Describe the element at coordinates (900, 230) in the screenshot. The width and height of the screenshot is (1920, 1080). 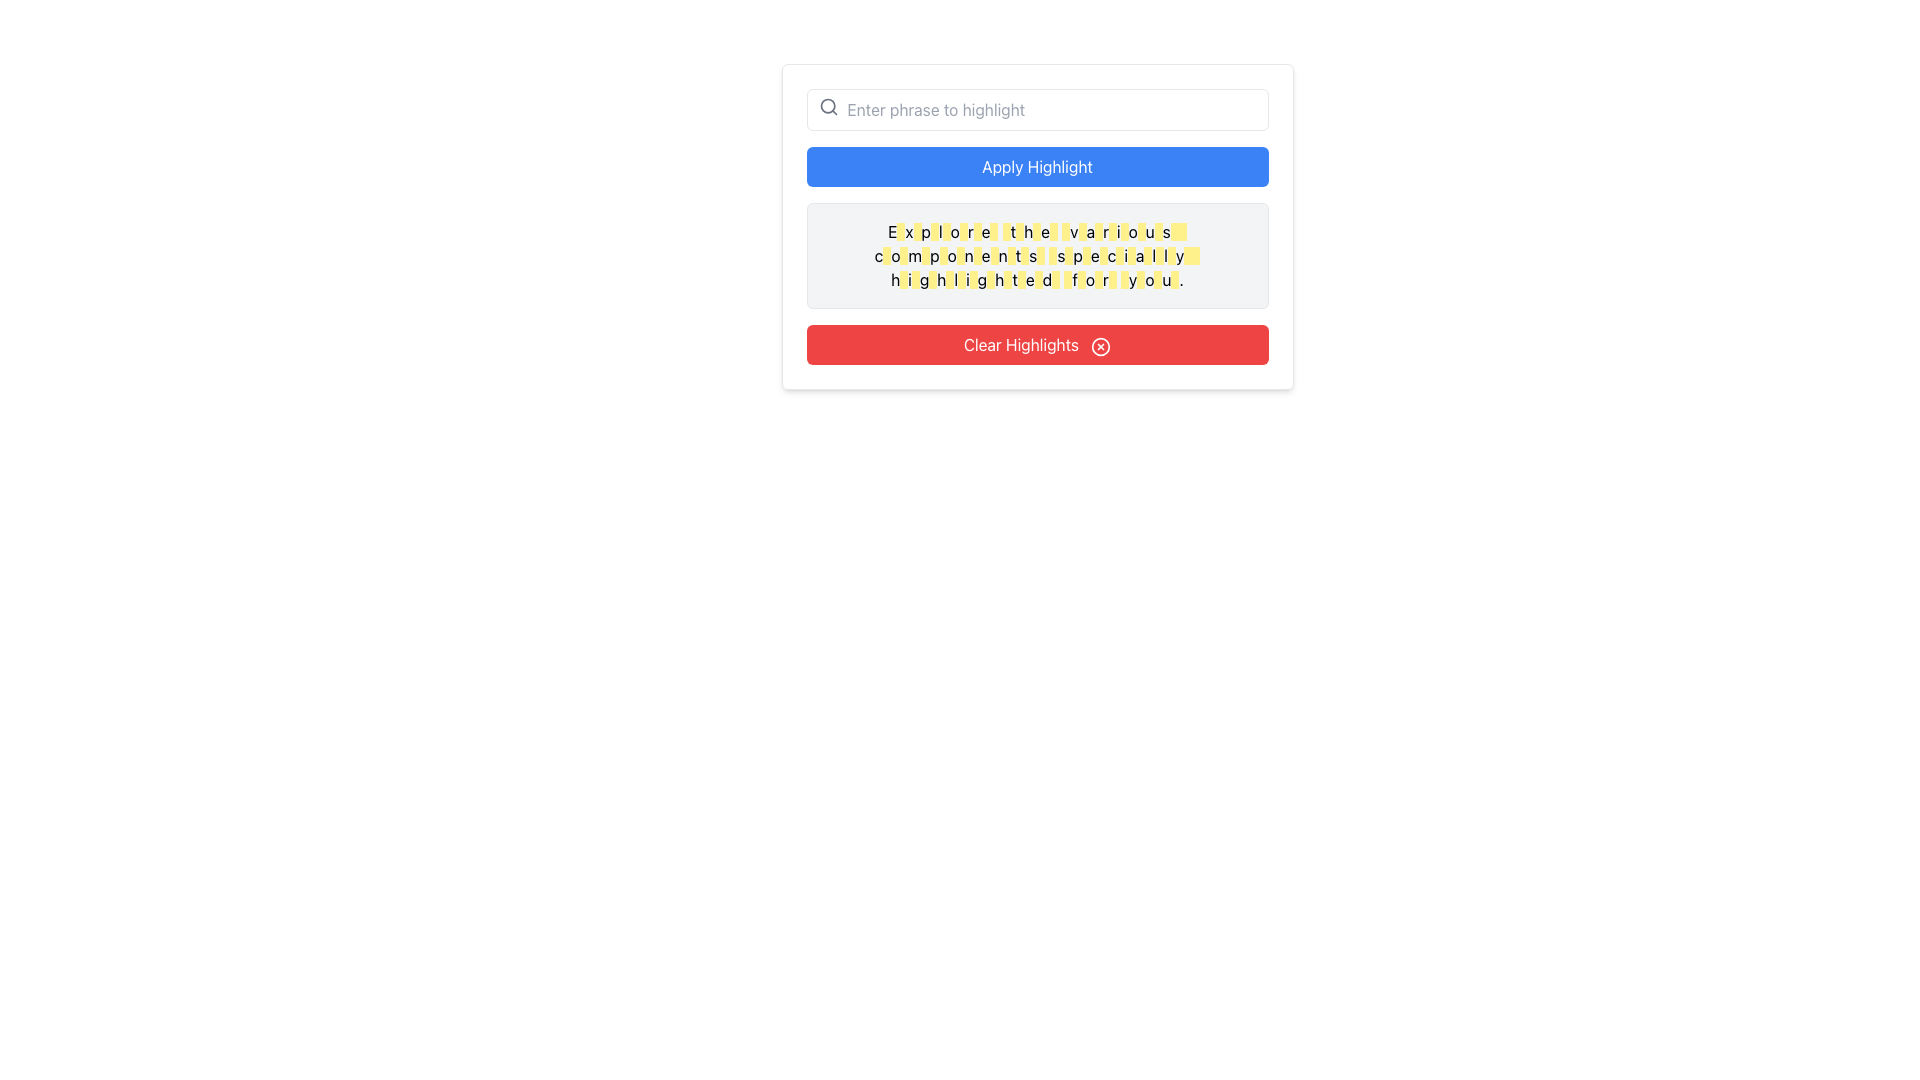
I see `the Highlight marker, which is the first highlighted block in the phrase 'Explore the various components specially highlighted for you.'` at that location.